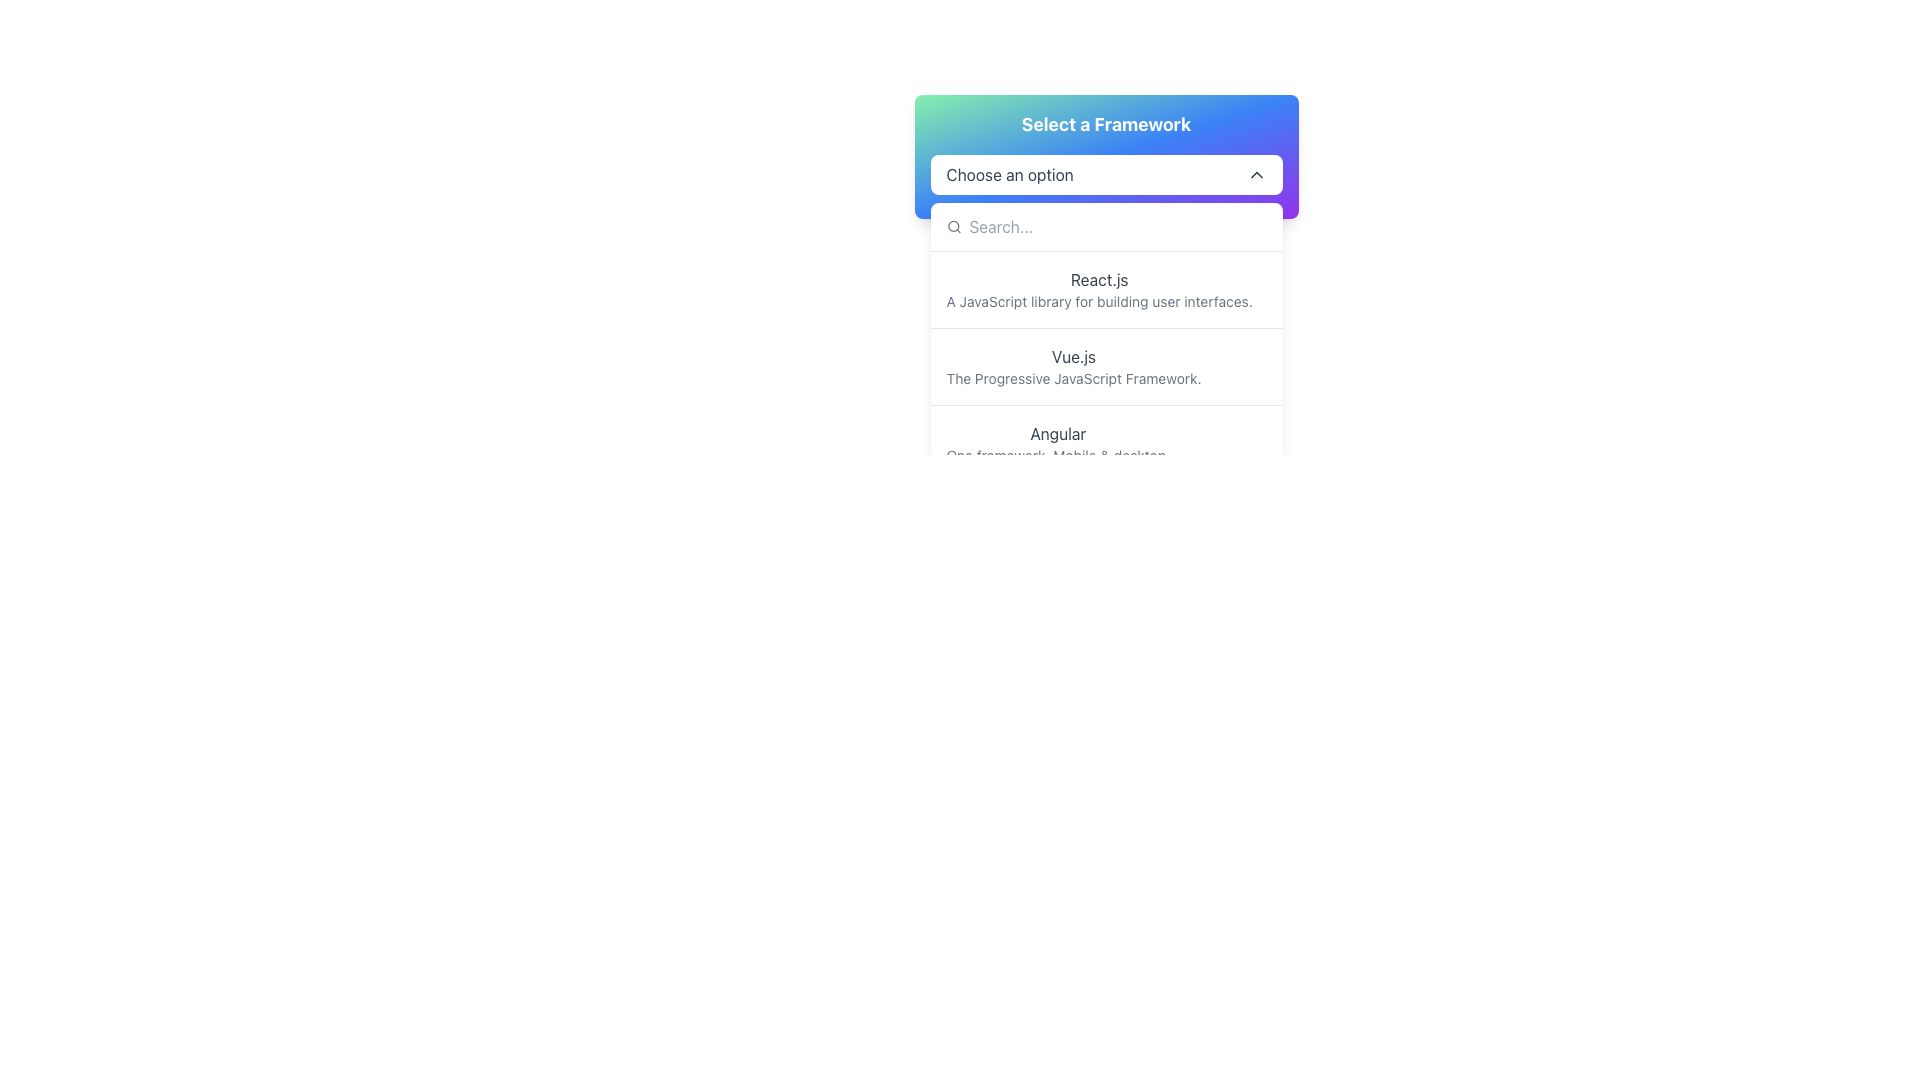  What do you see at coordinates (1105, 156) in the screenshot?
I see `the Dropdown menu used for selecting a JavaScript framework located` at bounding box center [1105, 156].